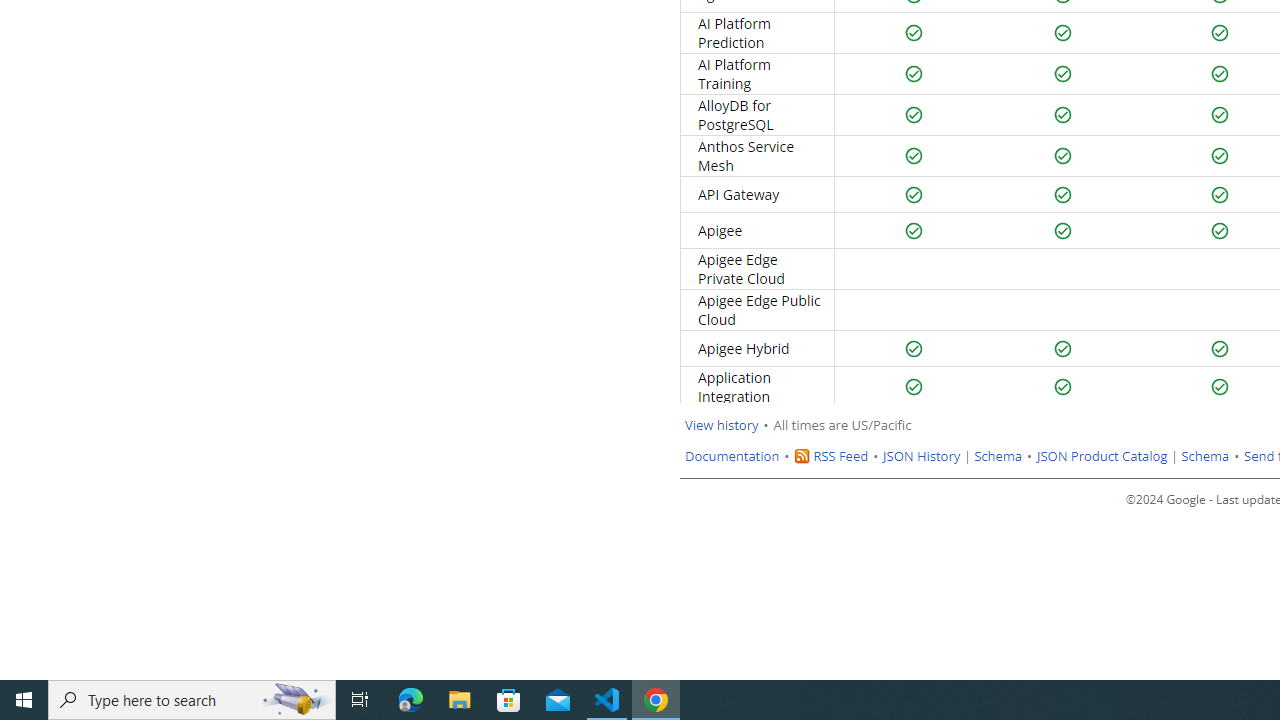 The width and height of the screenshot is (1280, 720). Describe the element at coordinates (720, 424) in the screenshot. I see `'View history'` at that location.